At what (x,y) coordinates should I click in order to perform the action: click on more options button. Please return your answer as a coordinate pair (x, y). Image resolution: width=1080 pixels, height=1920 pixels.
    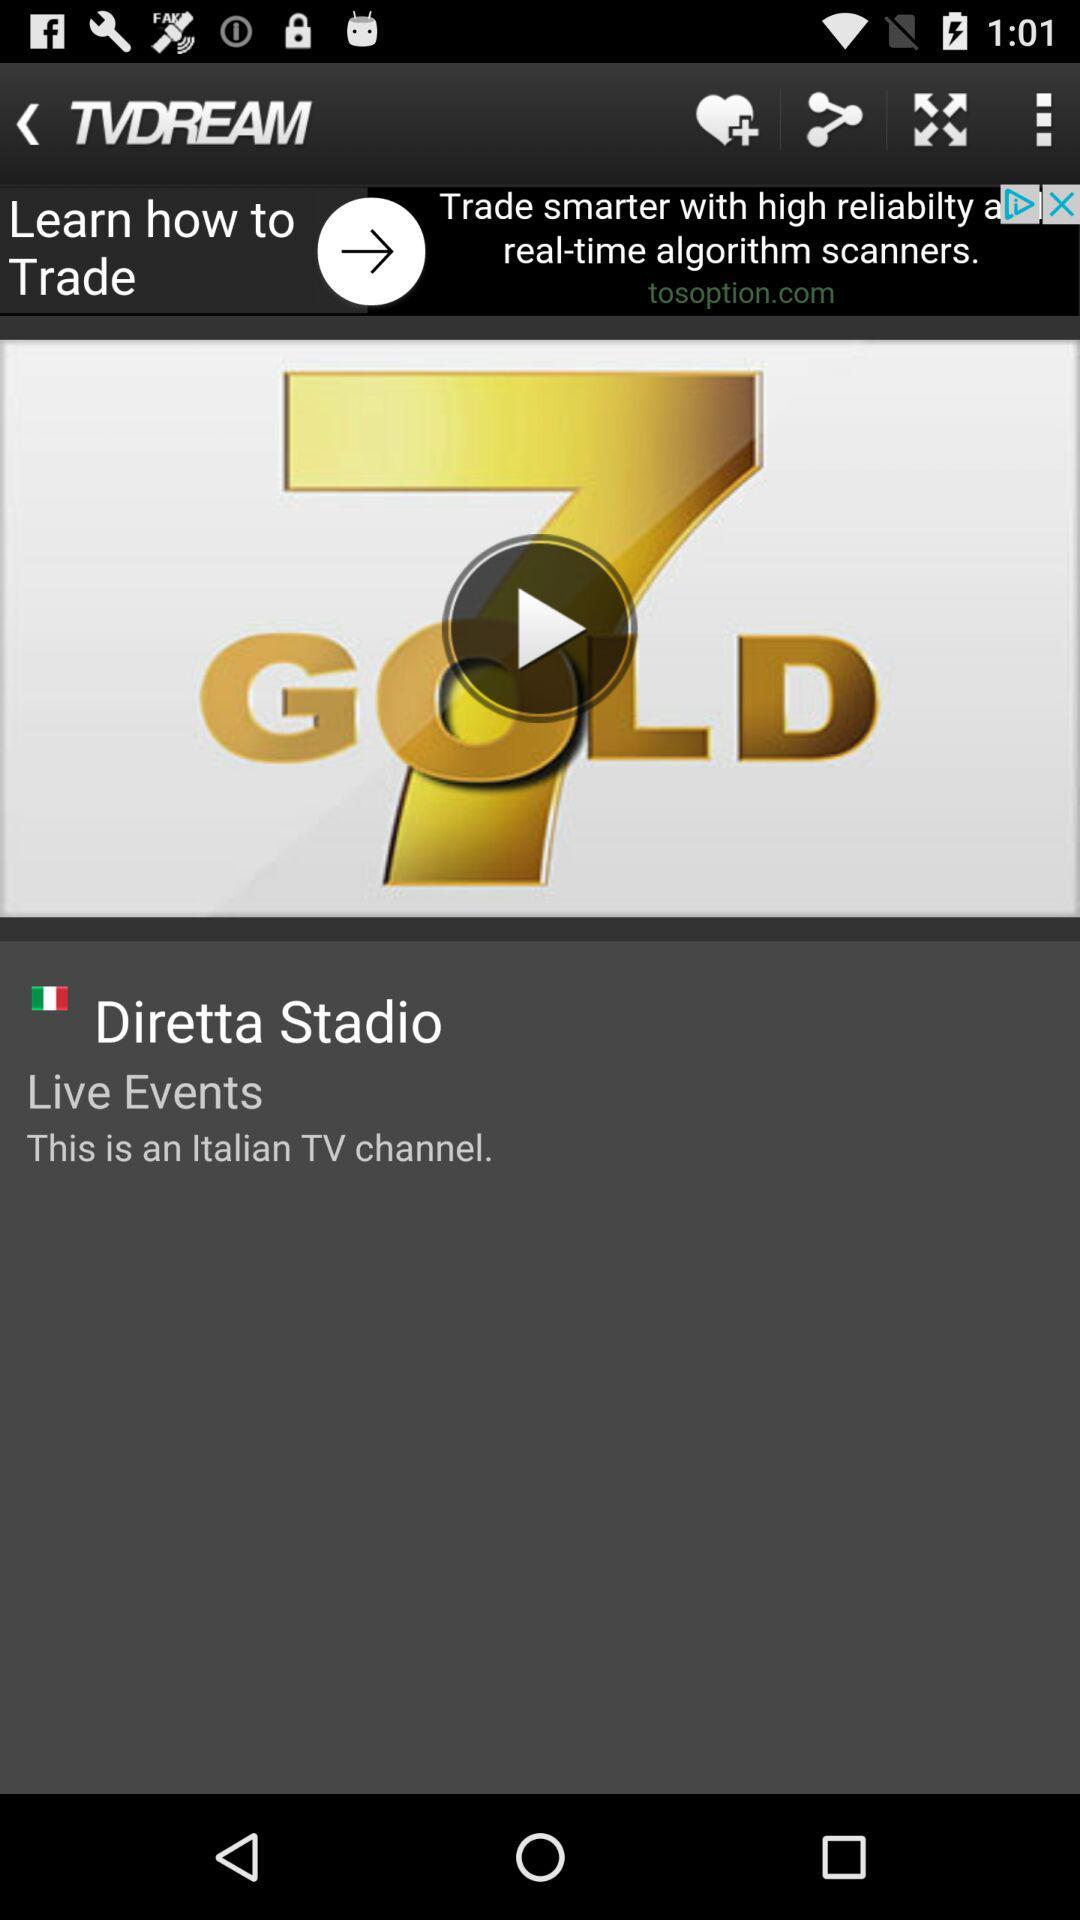
    Looking at the image, I should click on (1042, 118).